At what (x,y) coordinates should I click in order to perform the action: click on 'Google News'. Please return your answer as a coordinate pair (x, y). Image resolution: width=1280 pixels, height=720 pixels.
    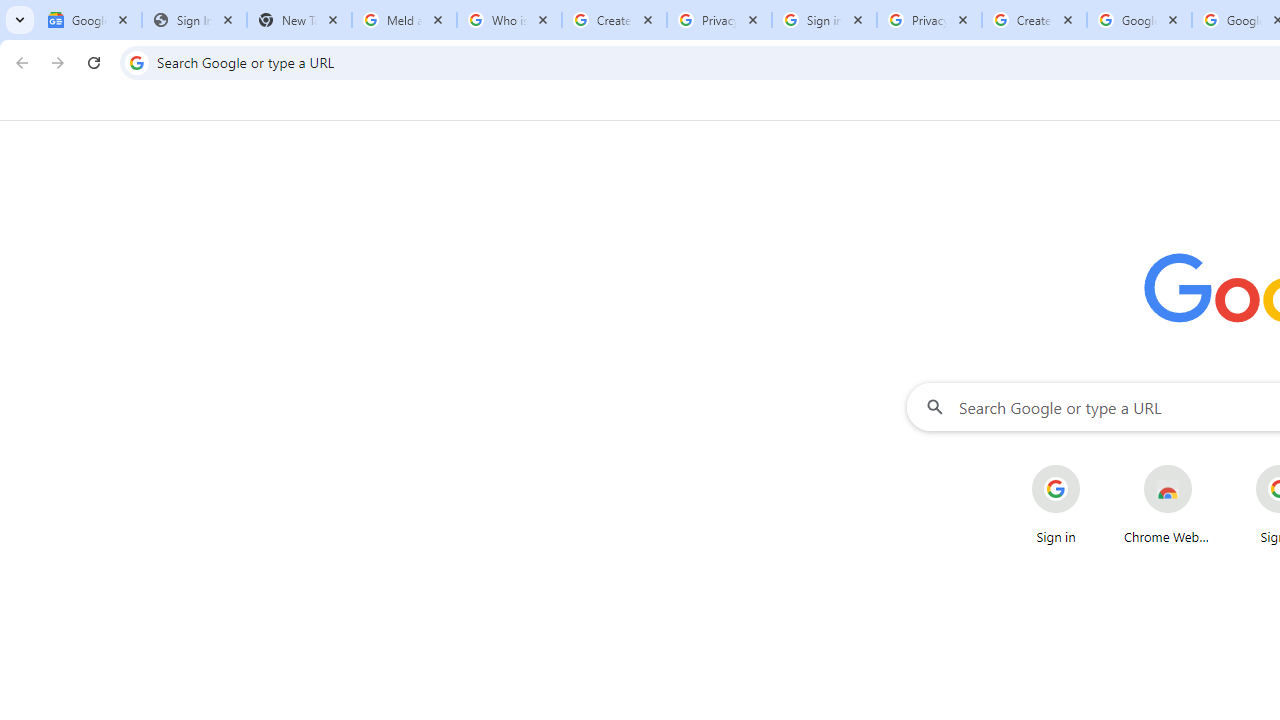
    Looking at the image, I should click on (88, 20).